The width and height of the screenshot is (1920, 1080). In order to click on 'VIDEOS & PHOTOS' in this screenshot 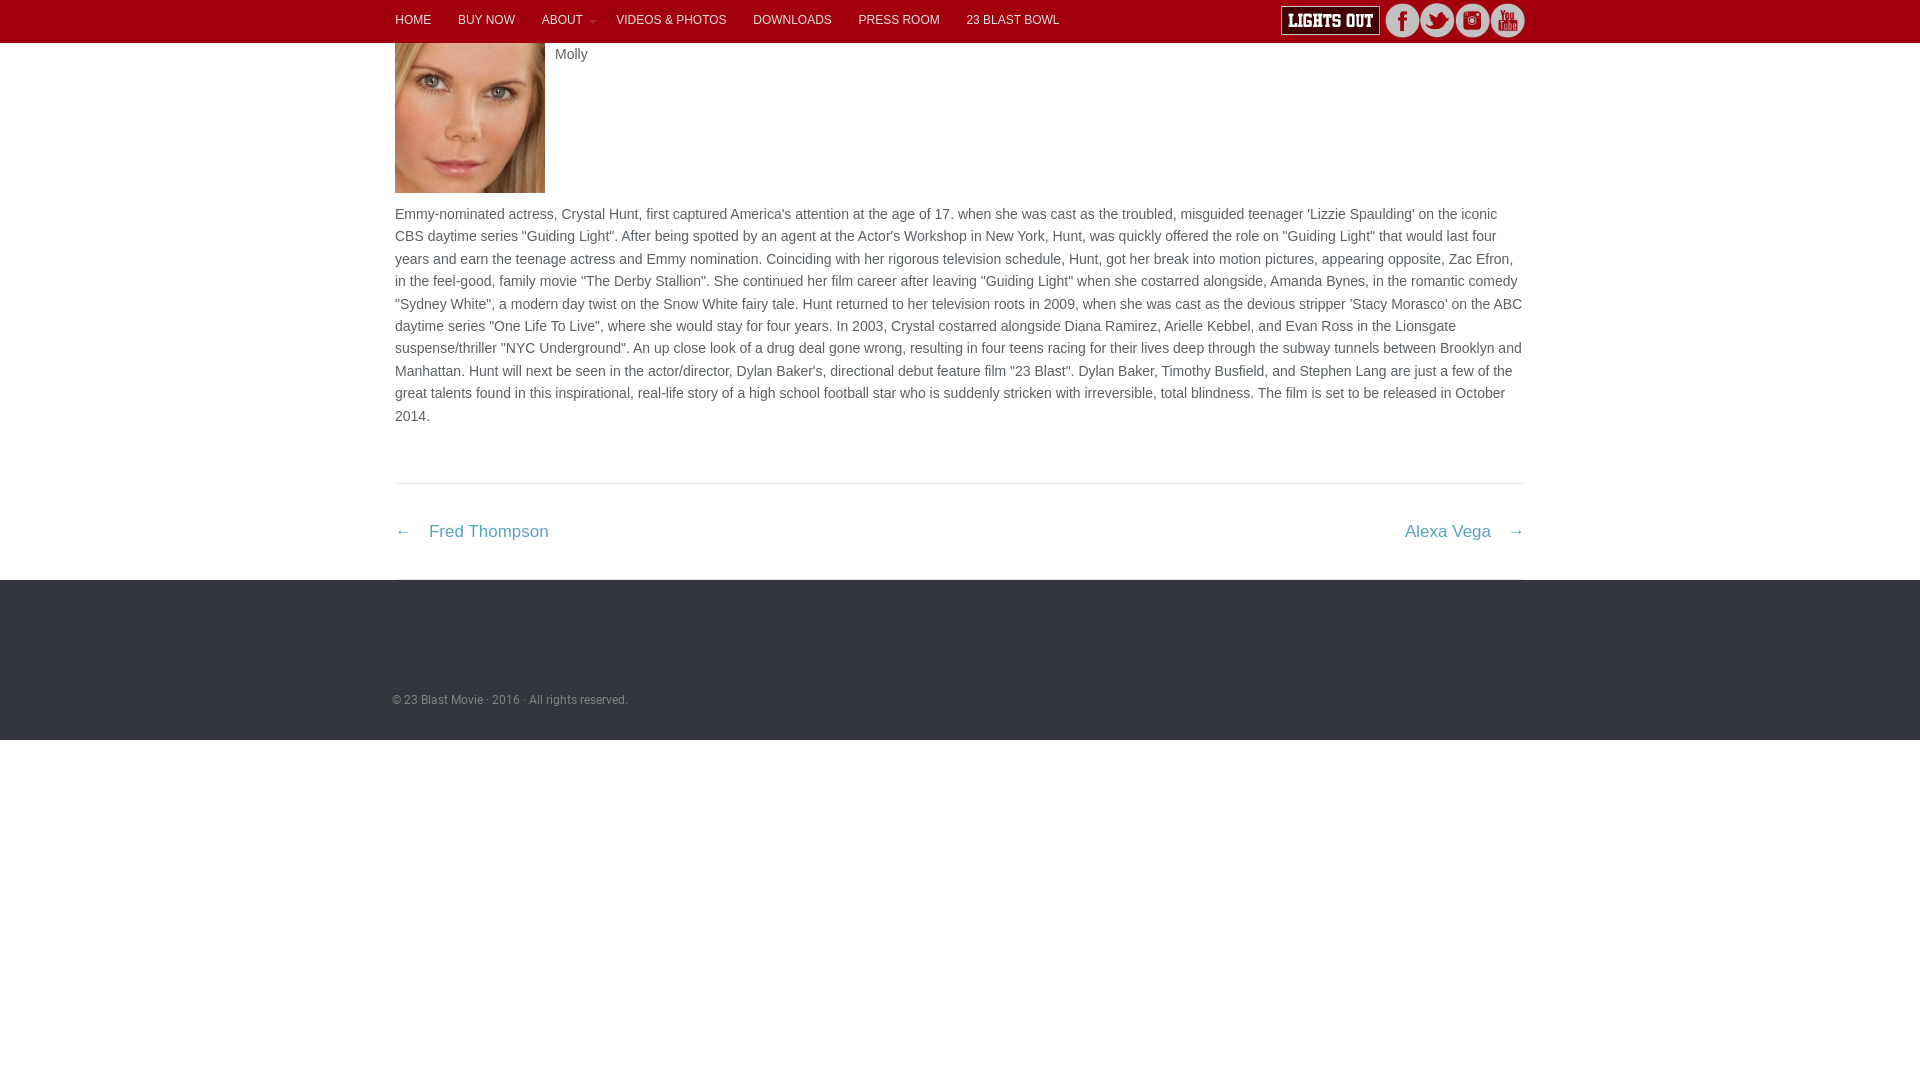, I will do `click(671, 19)`.